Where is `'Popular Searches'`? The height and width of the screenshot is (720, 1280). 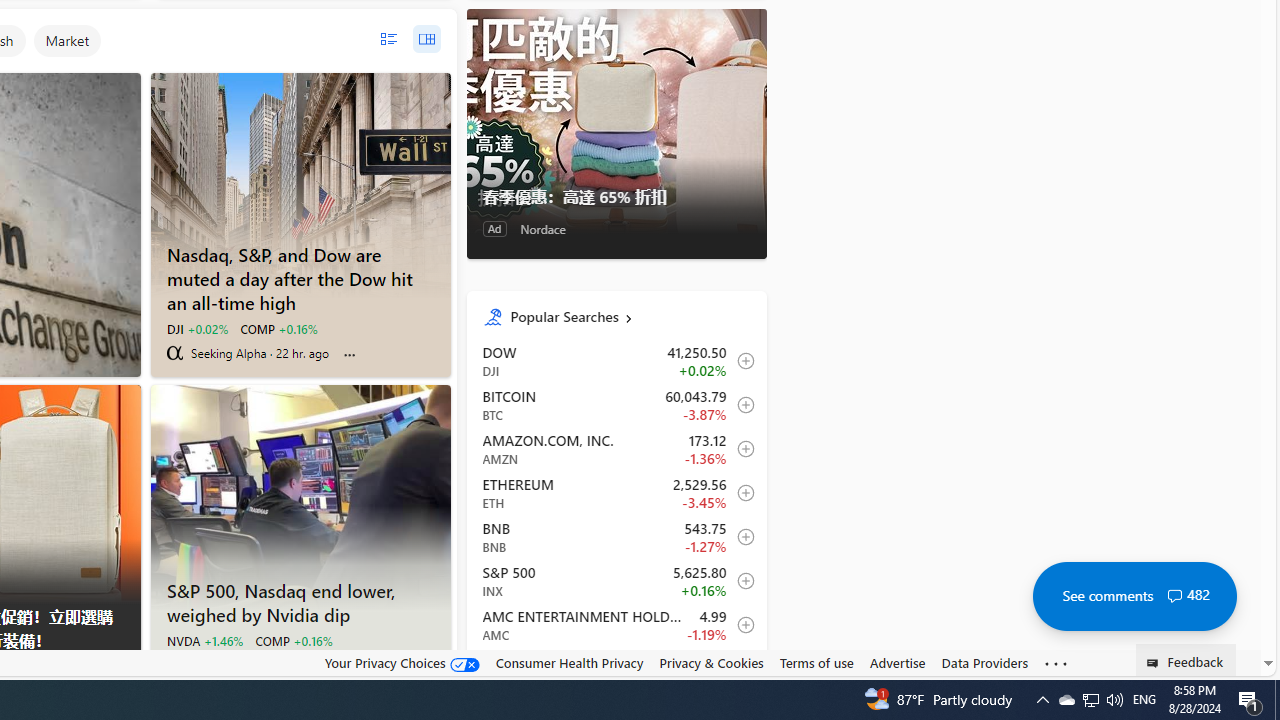
'Popular Searches' is located at coordinates (629, 315).